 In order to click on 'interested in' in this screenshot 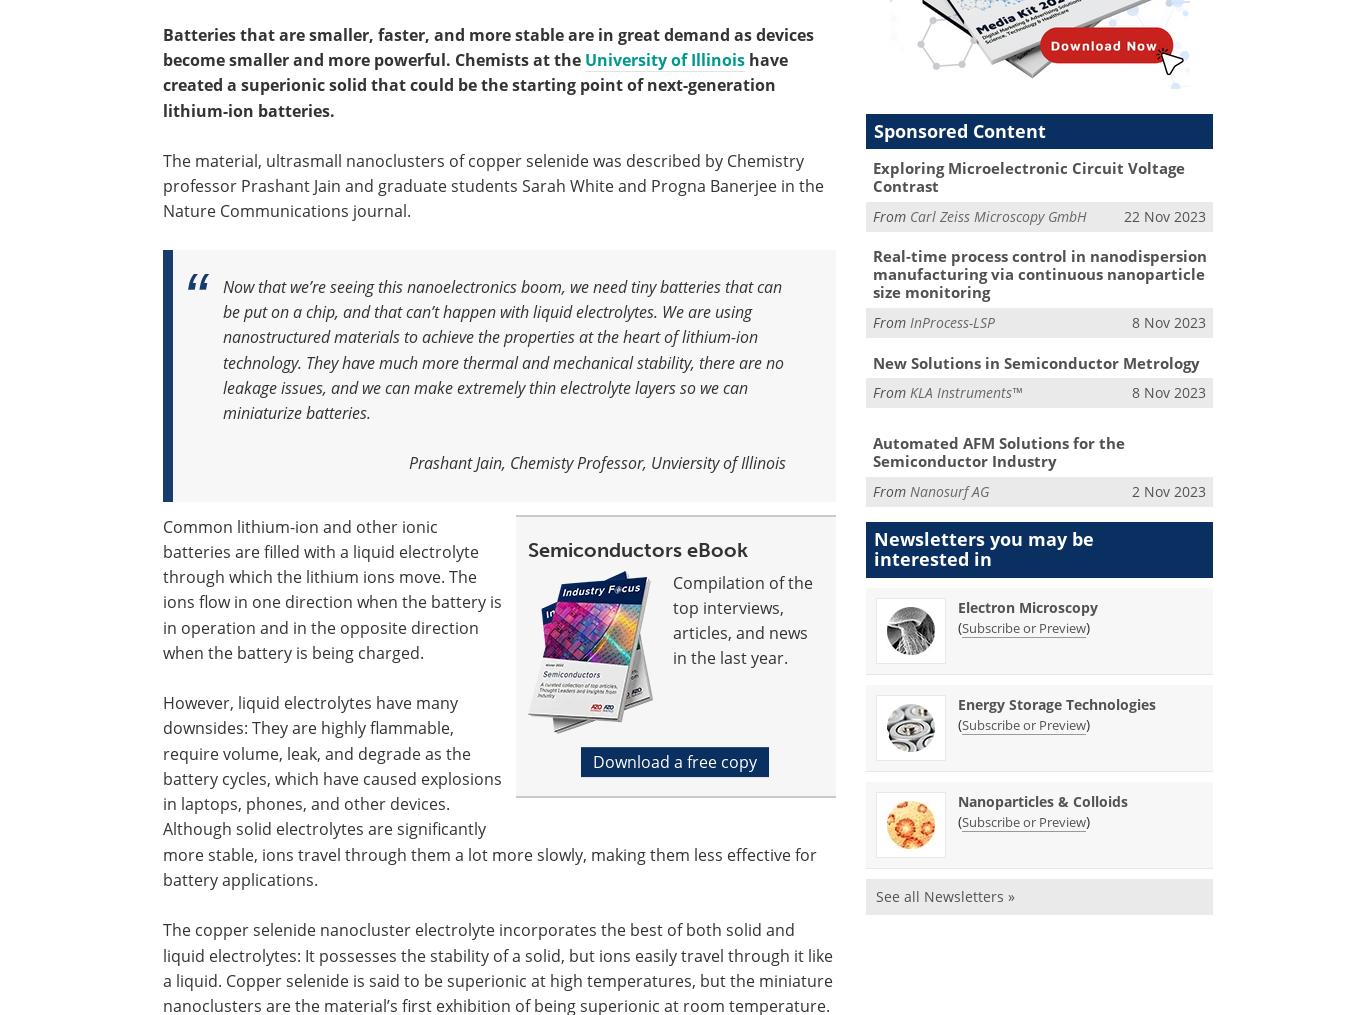, I will do `click(932, 558)`.